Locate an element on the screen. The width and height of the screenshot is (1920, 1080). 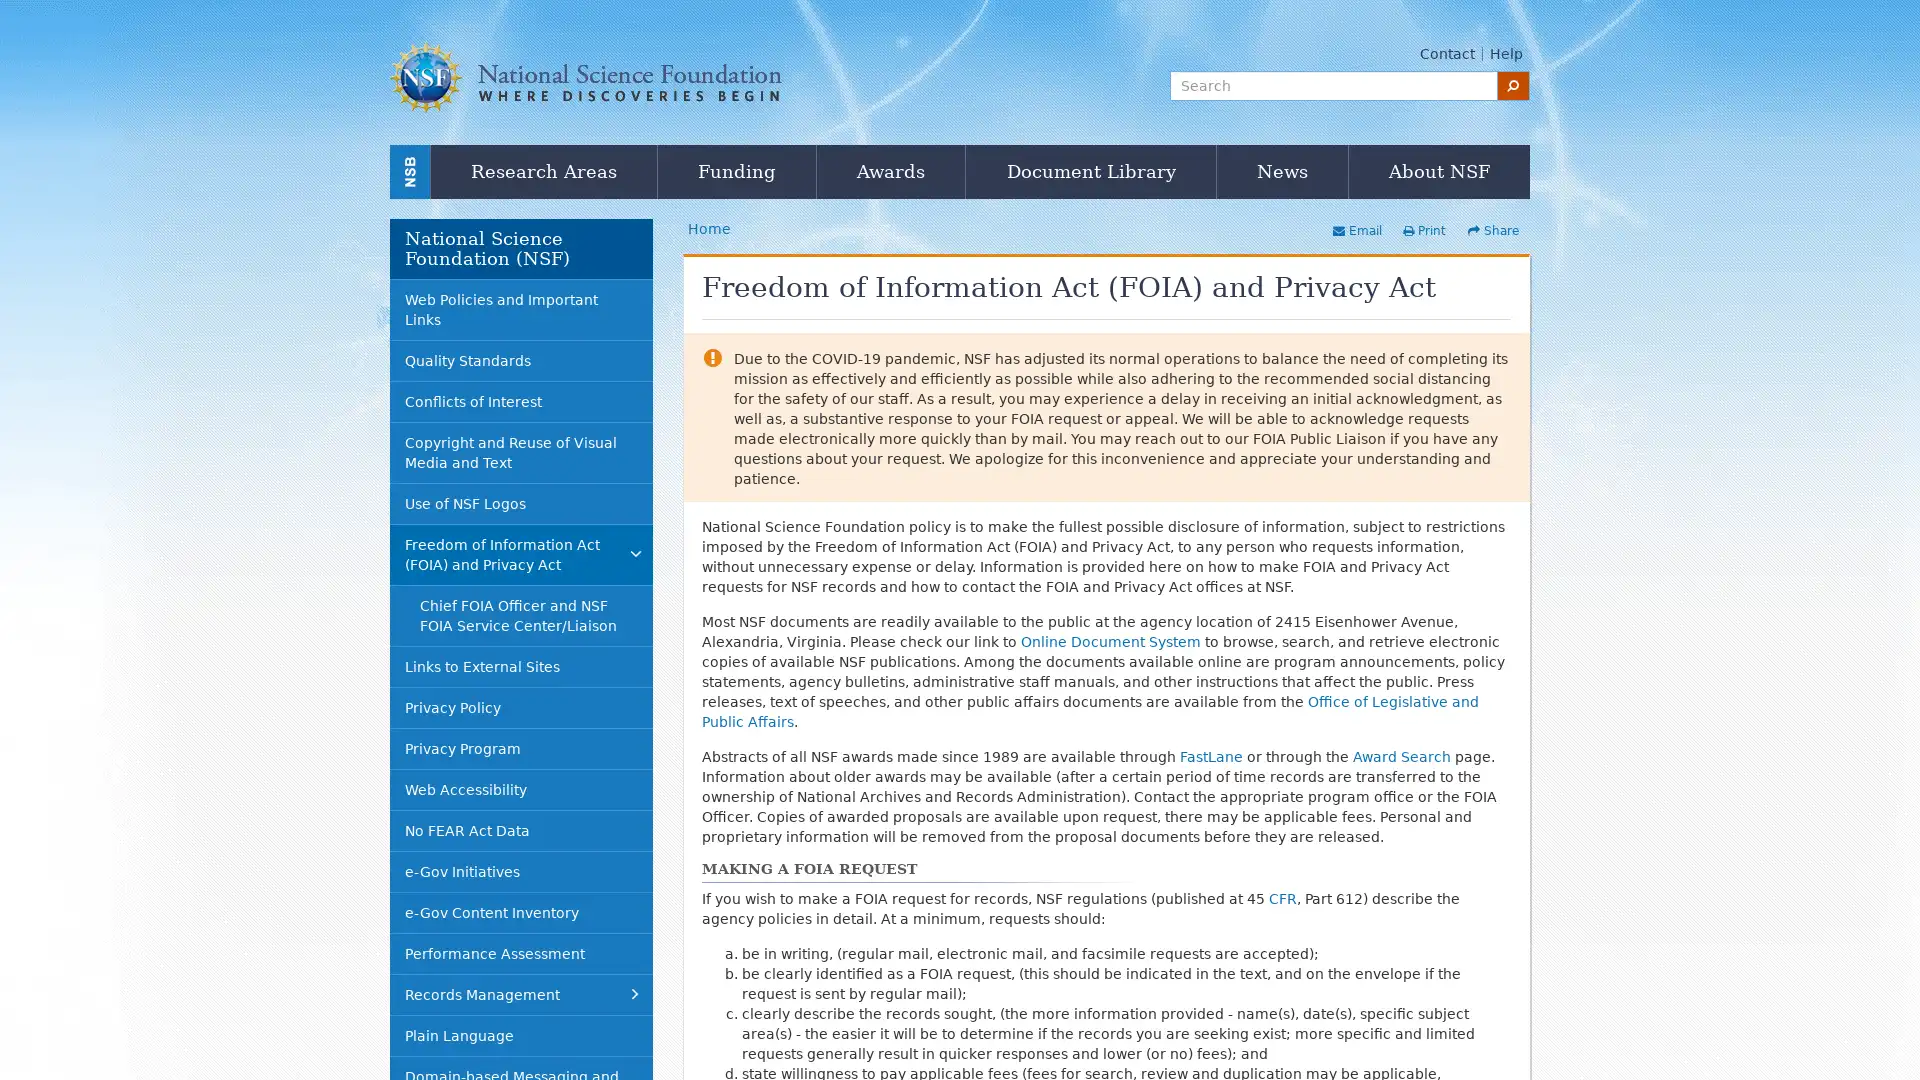
search is located at coordinates (1513, 84).